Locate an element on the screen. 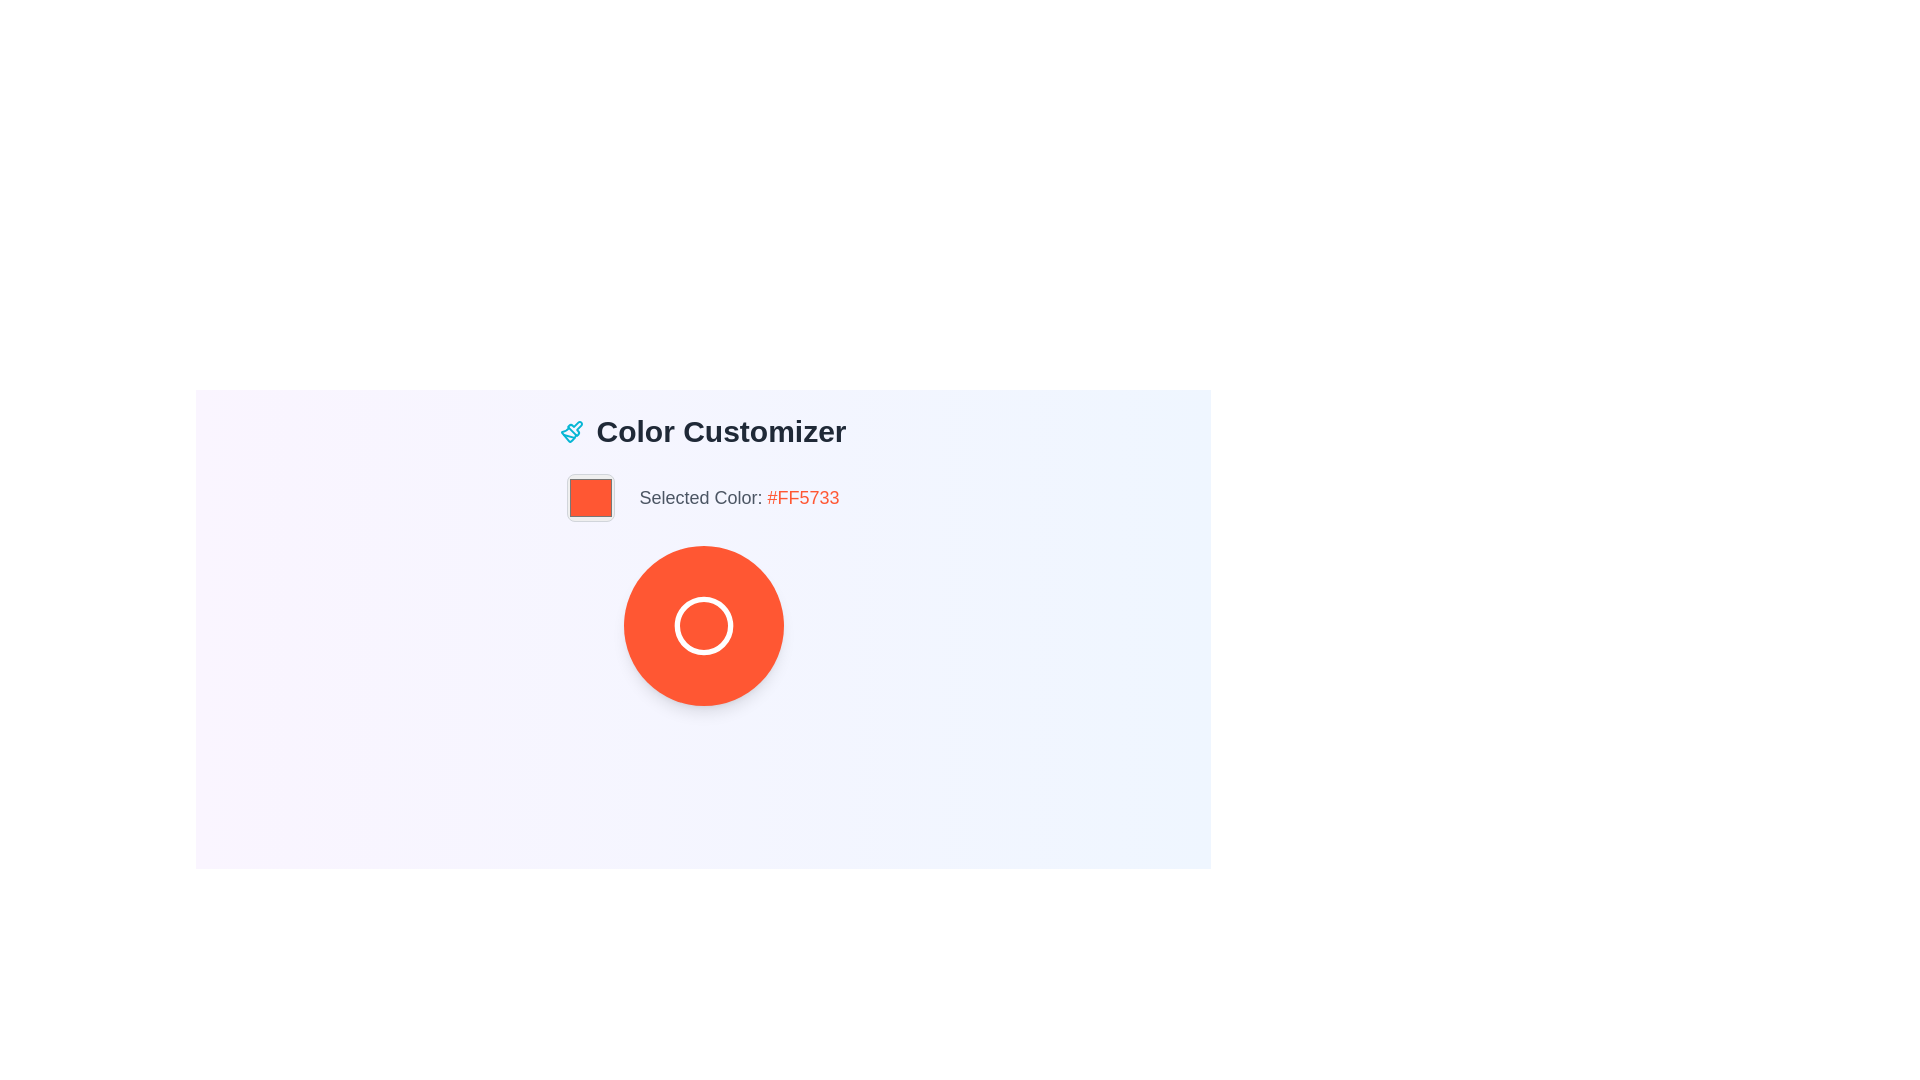 The height and width of the screenshot is (1080, 1920). the decorative circular component within the 'Color Customizer' section of the UI is located at coordinates (703, 624).